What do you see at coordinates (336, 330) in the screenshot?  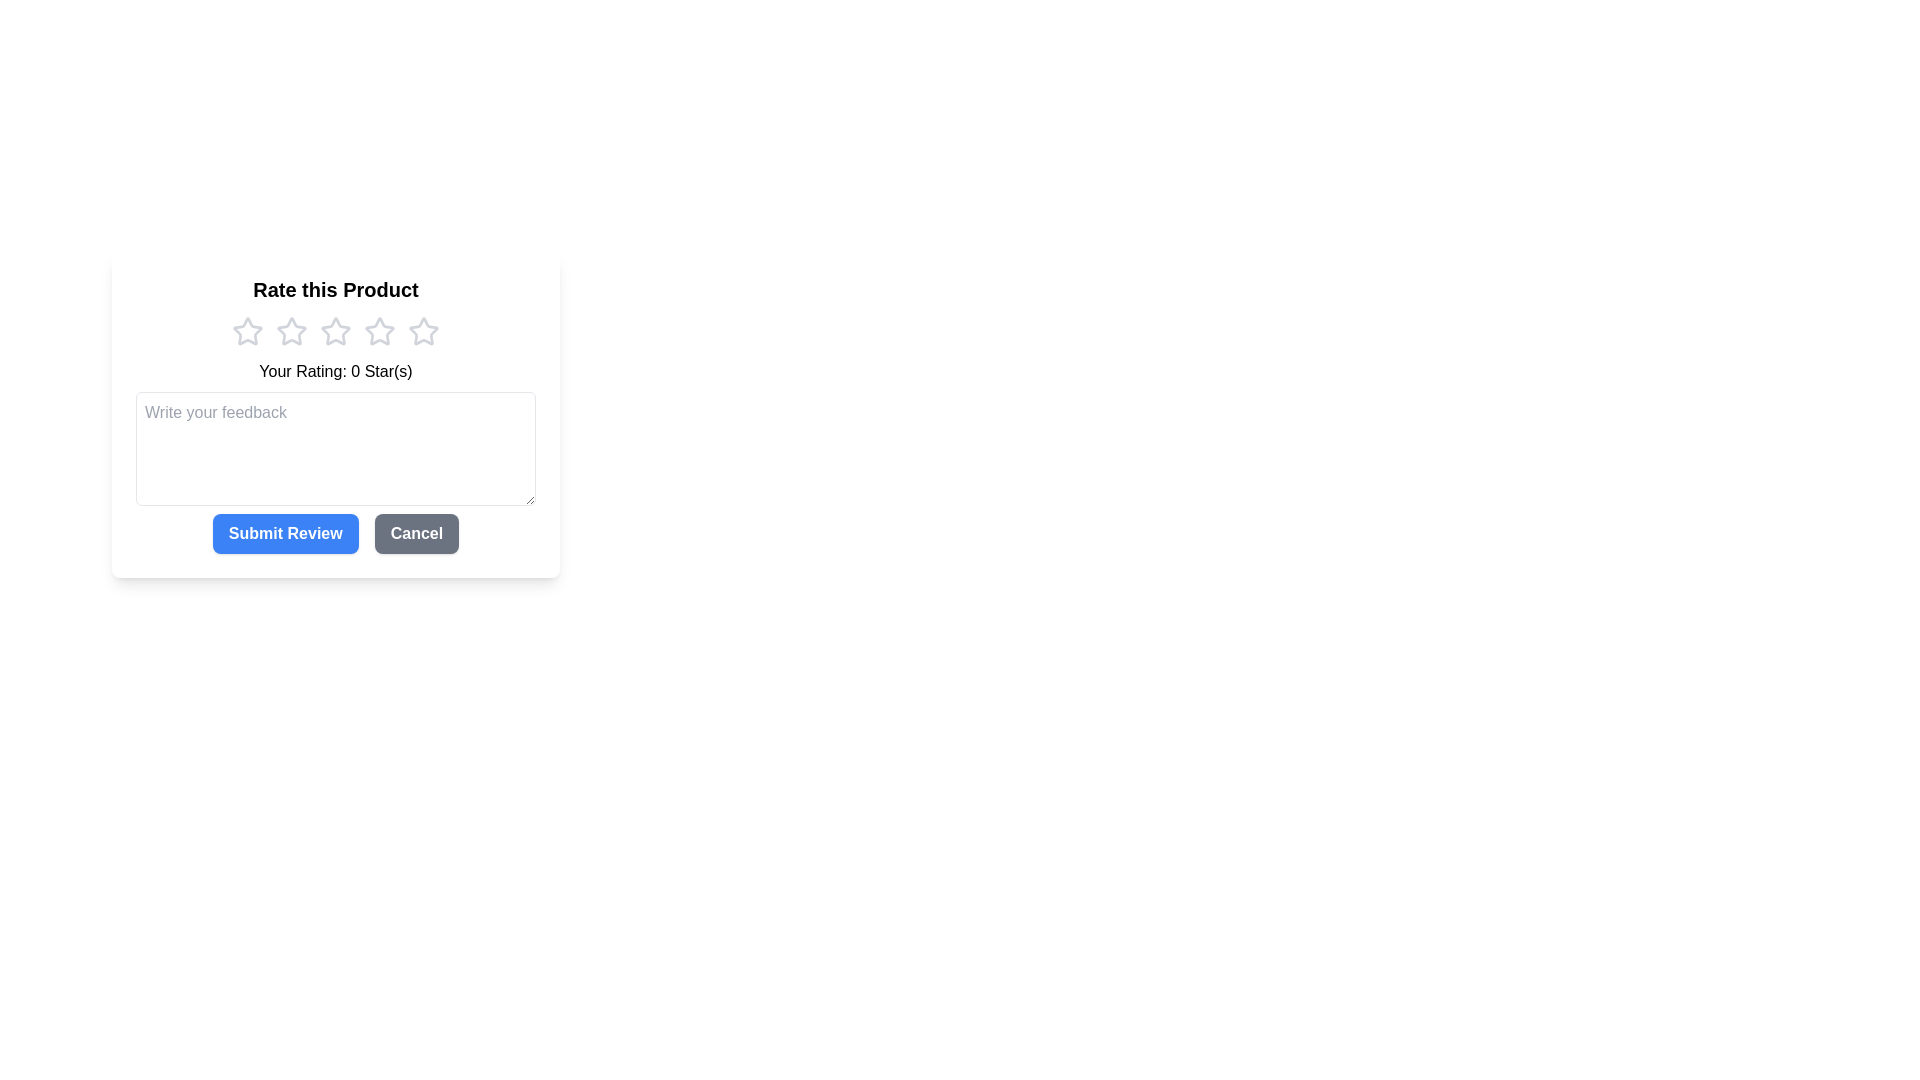 I see `the third star in the star-based rating system` at bounding box center [336, 330].